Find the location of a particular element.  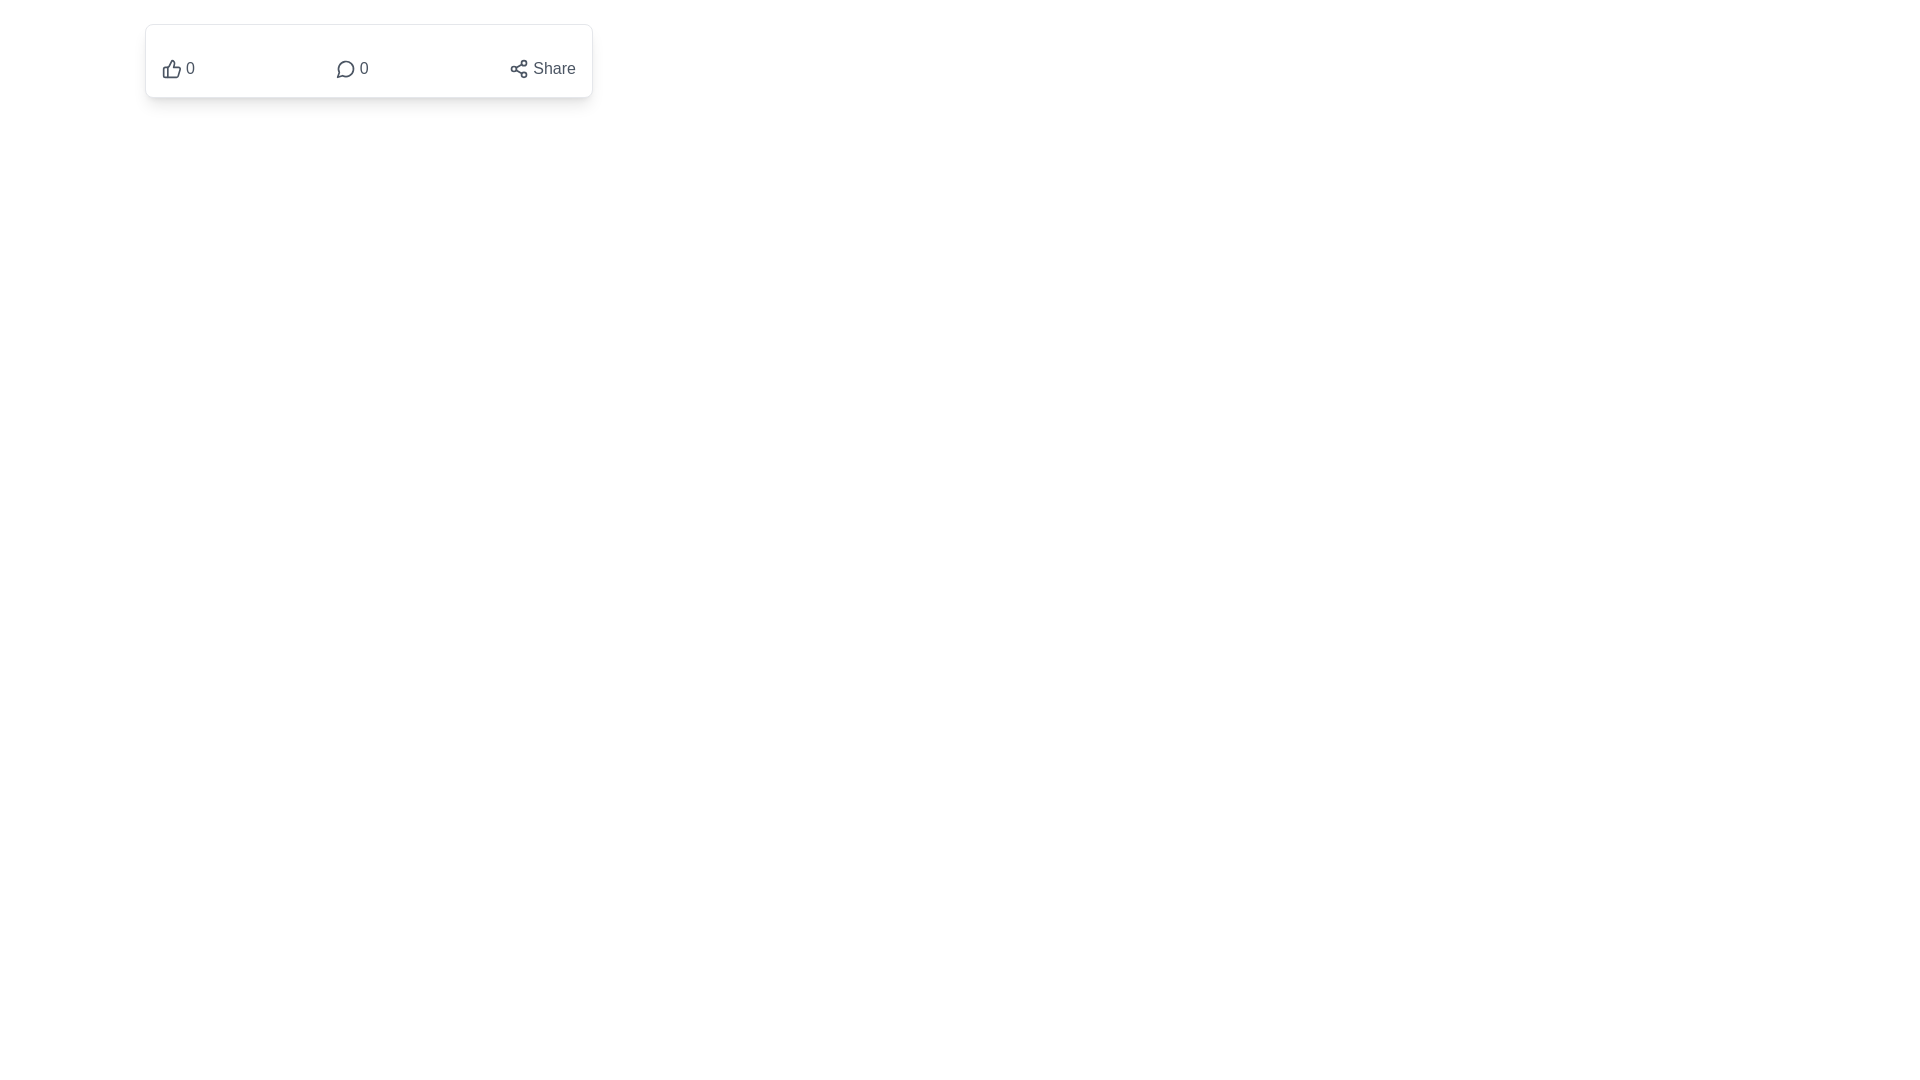

the thumbs-up icon located to the left of the numeric indicator '0', which is part of a toolbar near the top-left area of the interface is located at coordinates (172, 68).